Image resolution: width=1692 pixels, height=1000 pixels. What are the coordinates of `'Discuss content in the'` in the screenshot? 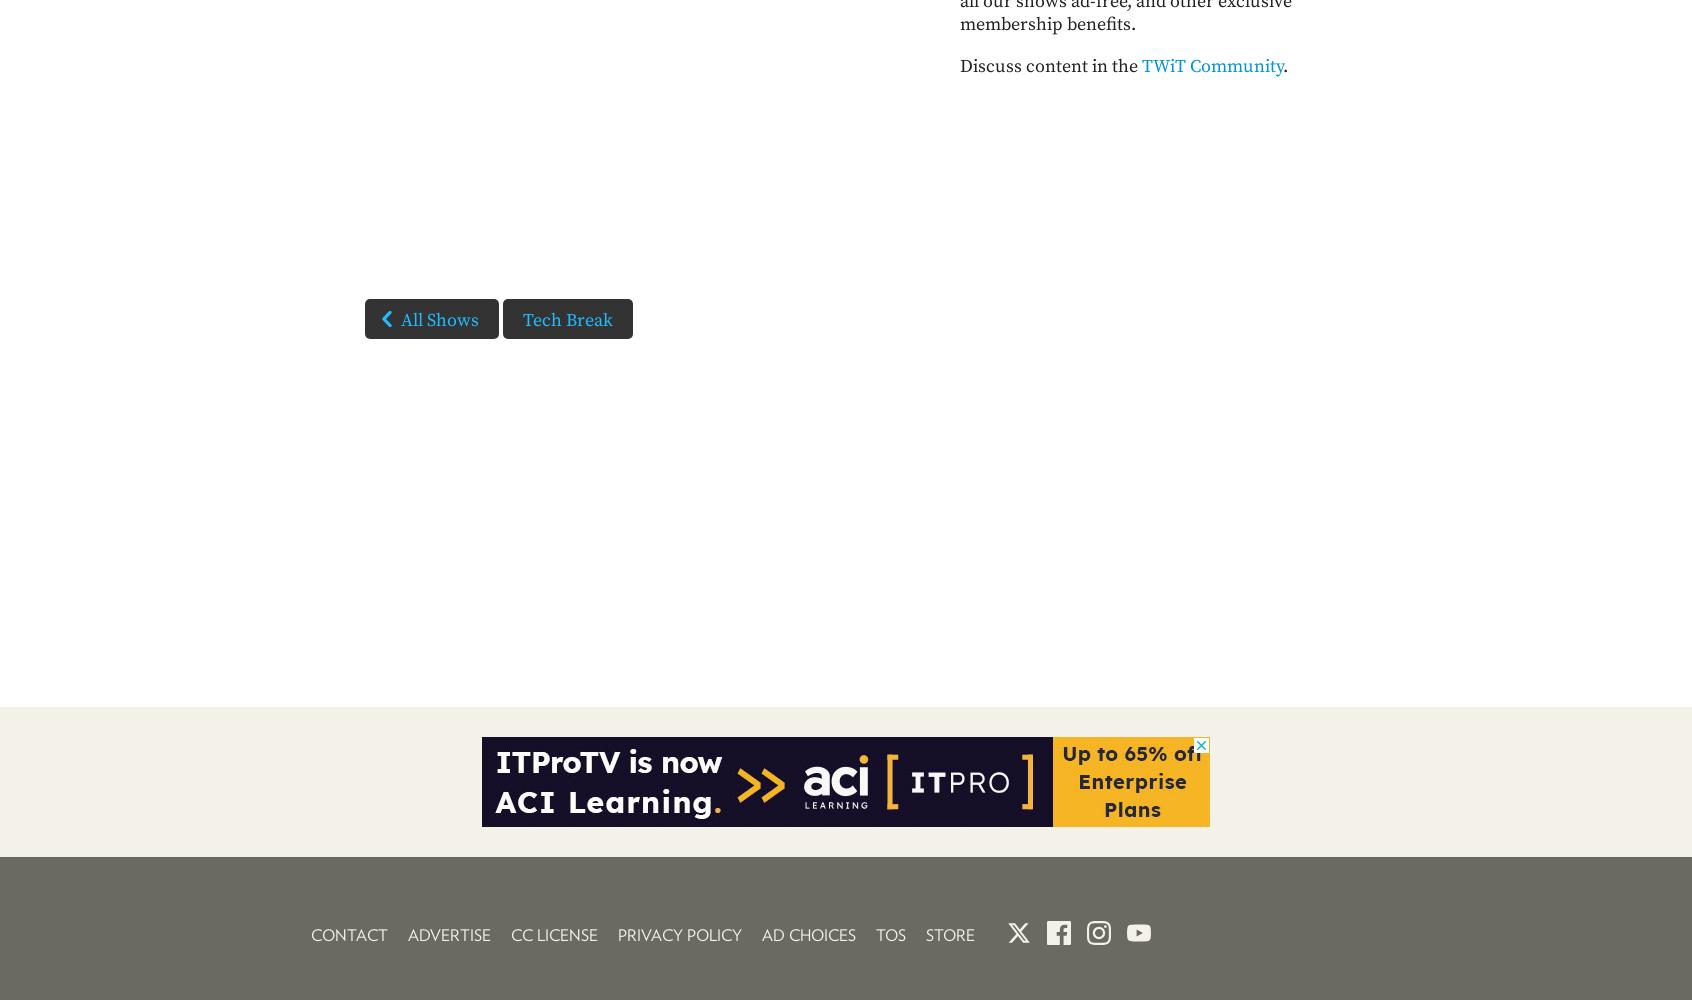 It's located at (960, 64).